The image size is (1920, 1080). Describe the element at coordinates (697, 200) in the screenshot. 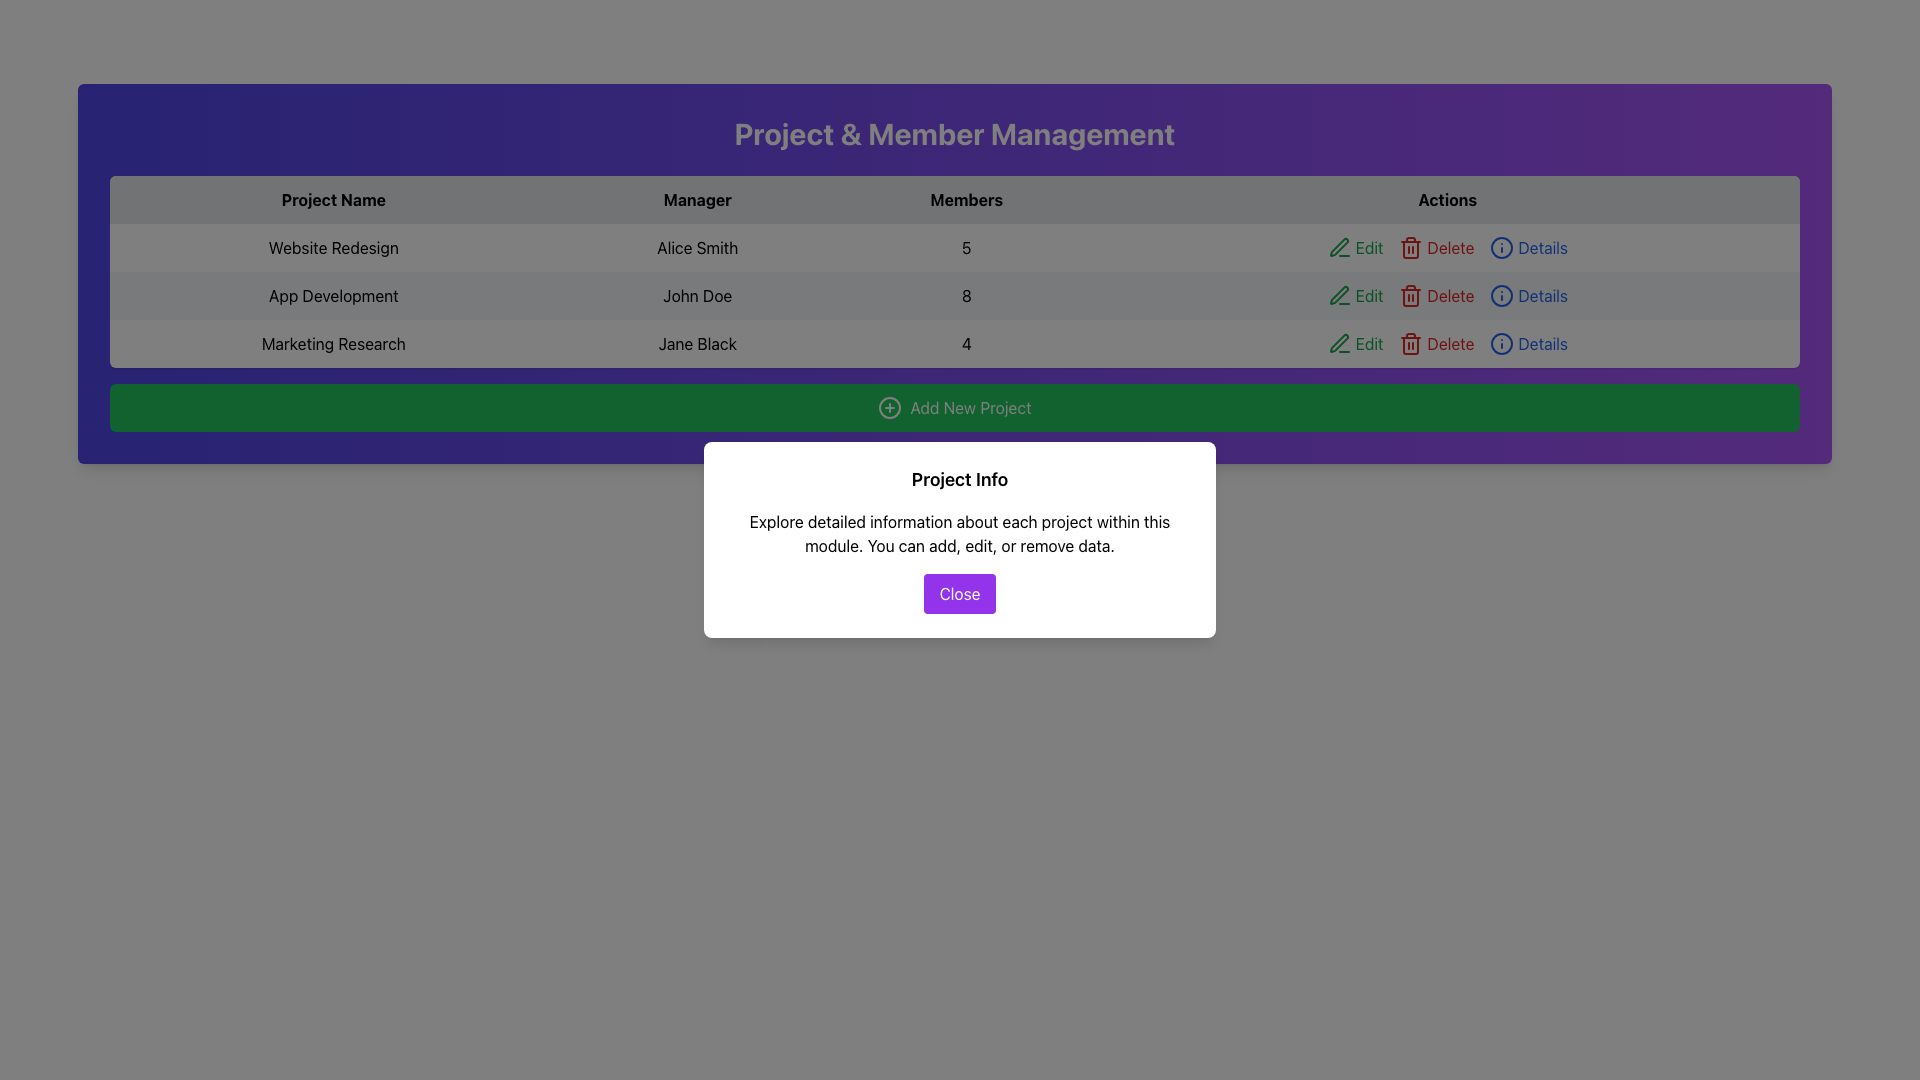

I see `the 'Manager' header label in the second column of the table header, which indicates the column displaying project manager information` at that location.